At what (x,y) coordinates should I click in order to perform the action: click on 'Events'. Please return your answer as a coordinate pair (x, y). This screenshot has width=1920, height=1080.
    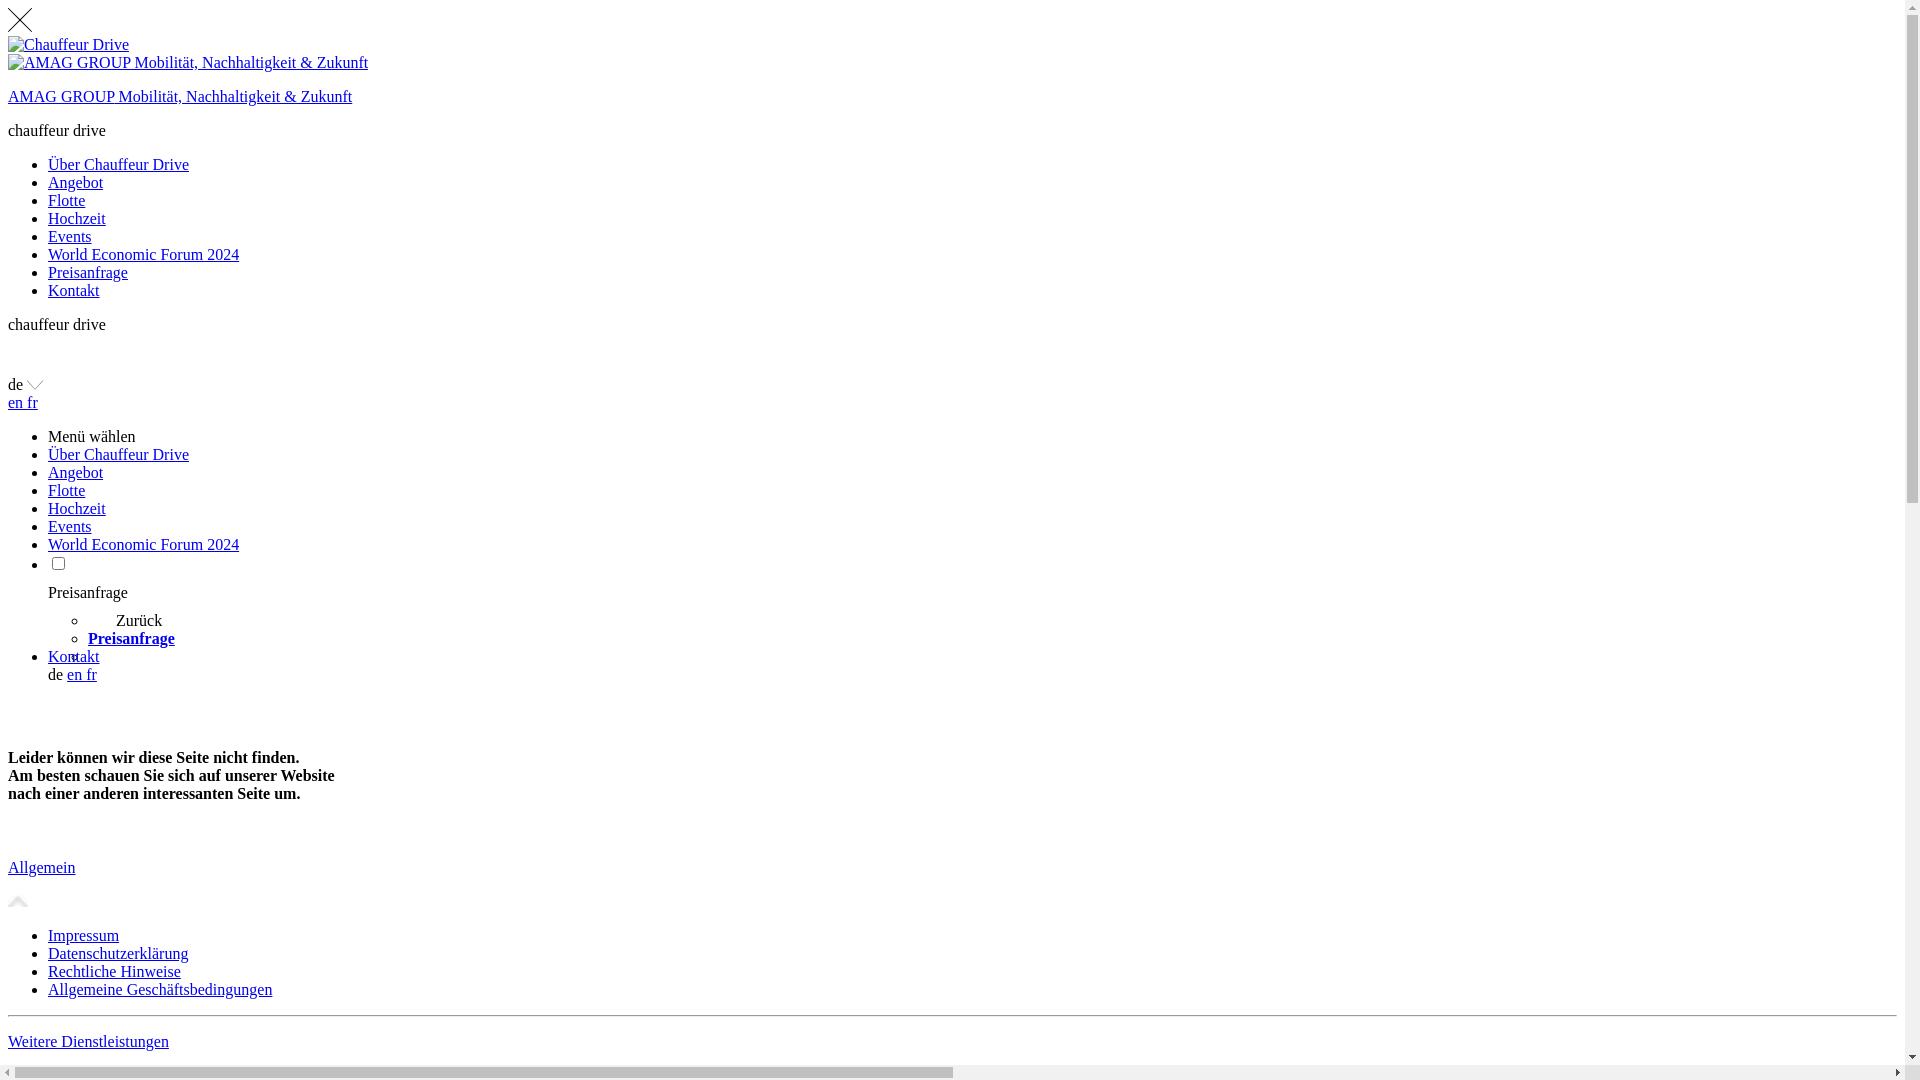
    Looking at the image, I should click on (70, 235).